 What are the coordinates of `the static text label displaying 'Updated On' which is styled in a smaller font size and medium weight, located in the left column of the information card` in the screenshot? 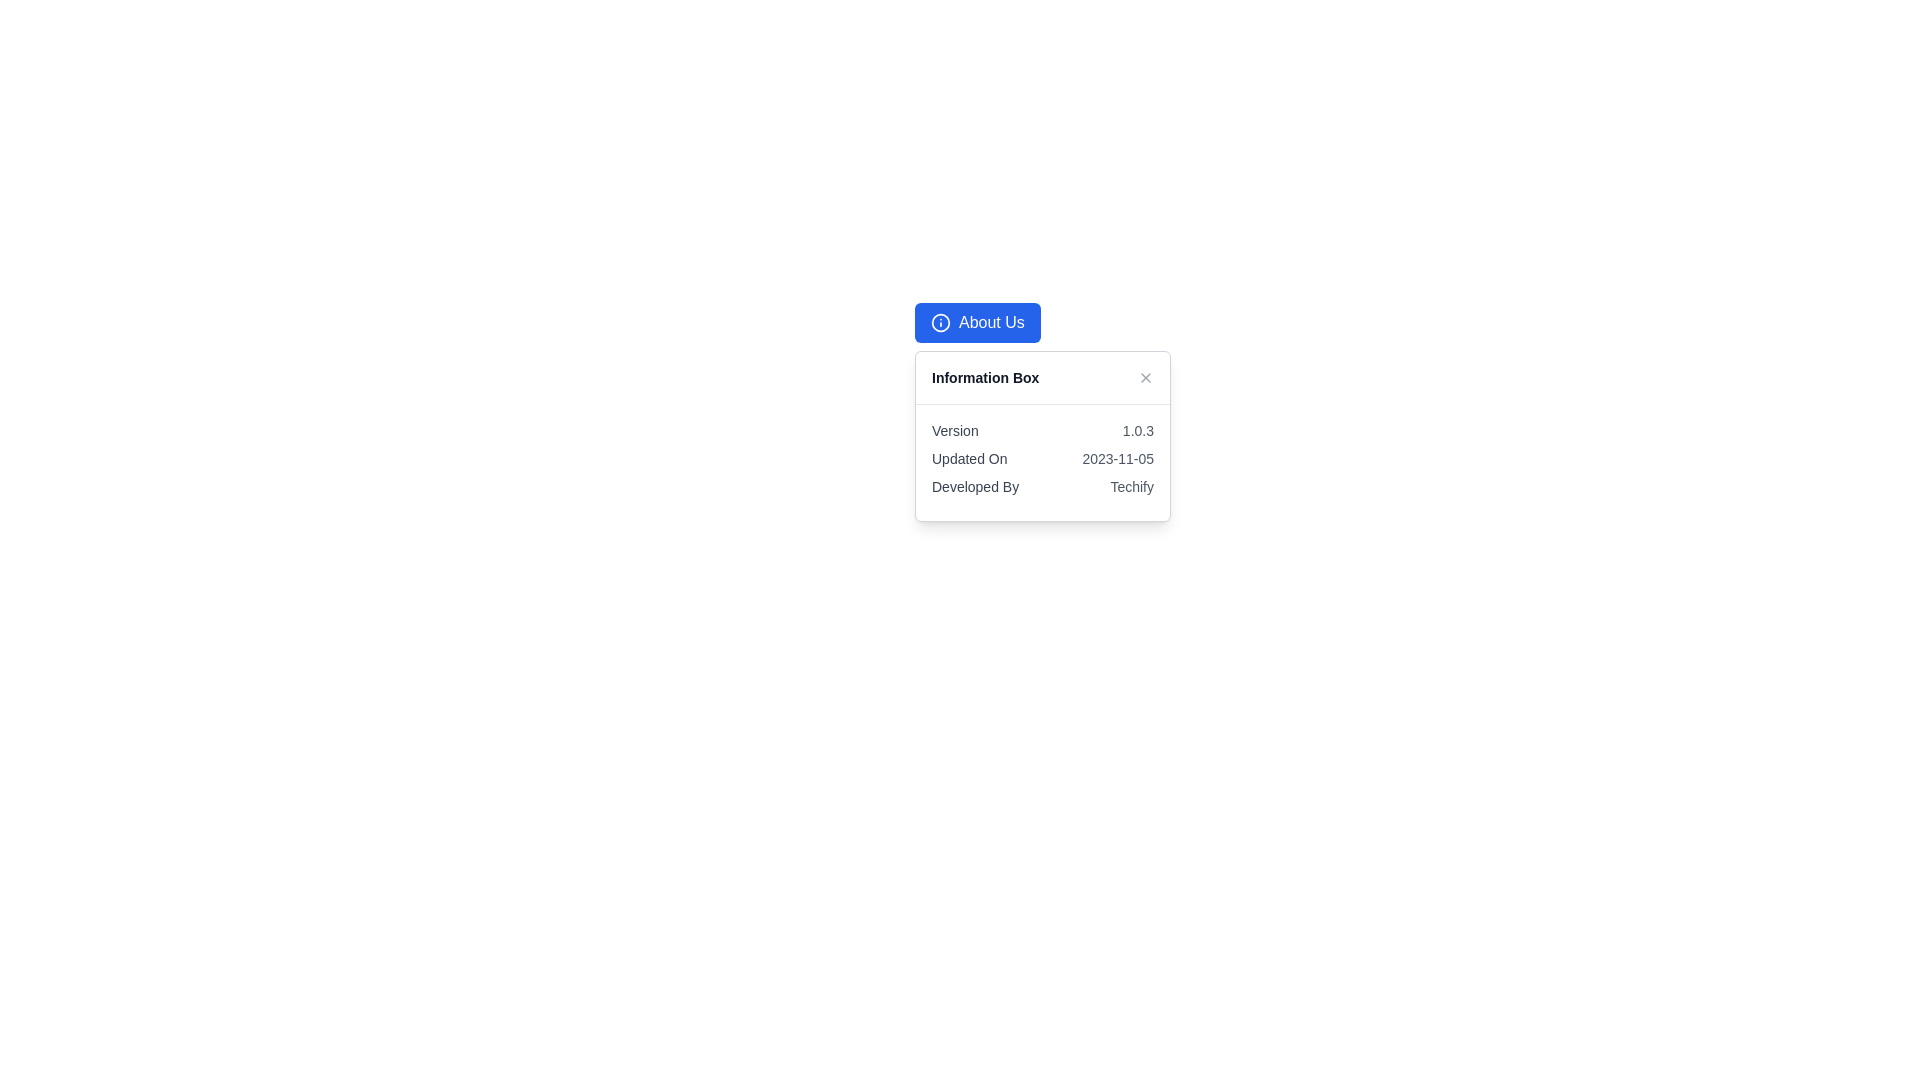 It's located at (969, 459).